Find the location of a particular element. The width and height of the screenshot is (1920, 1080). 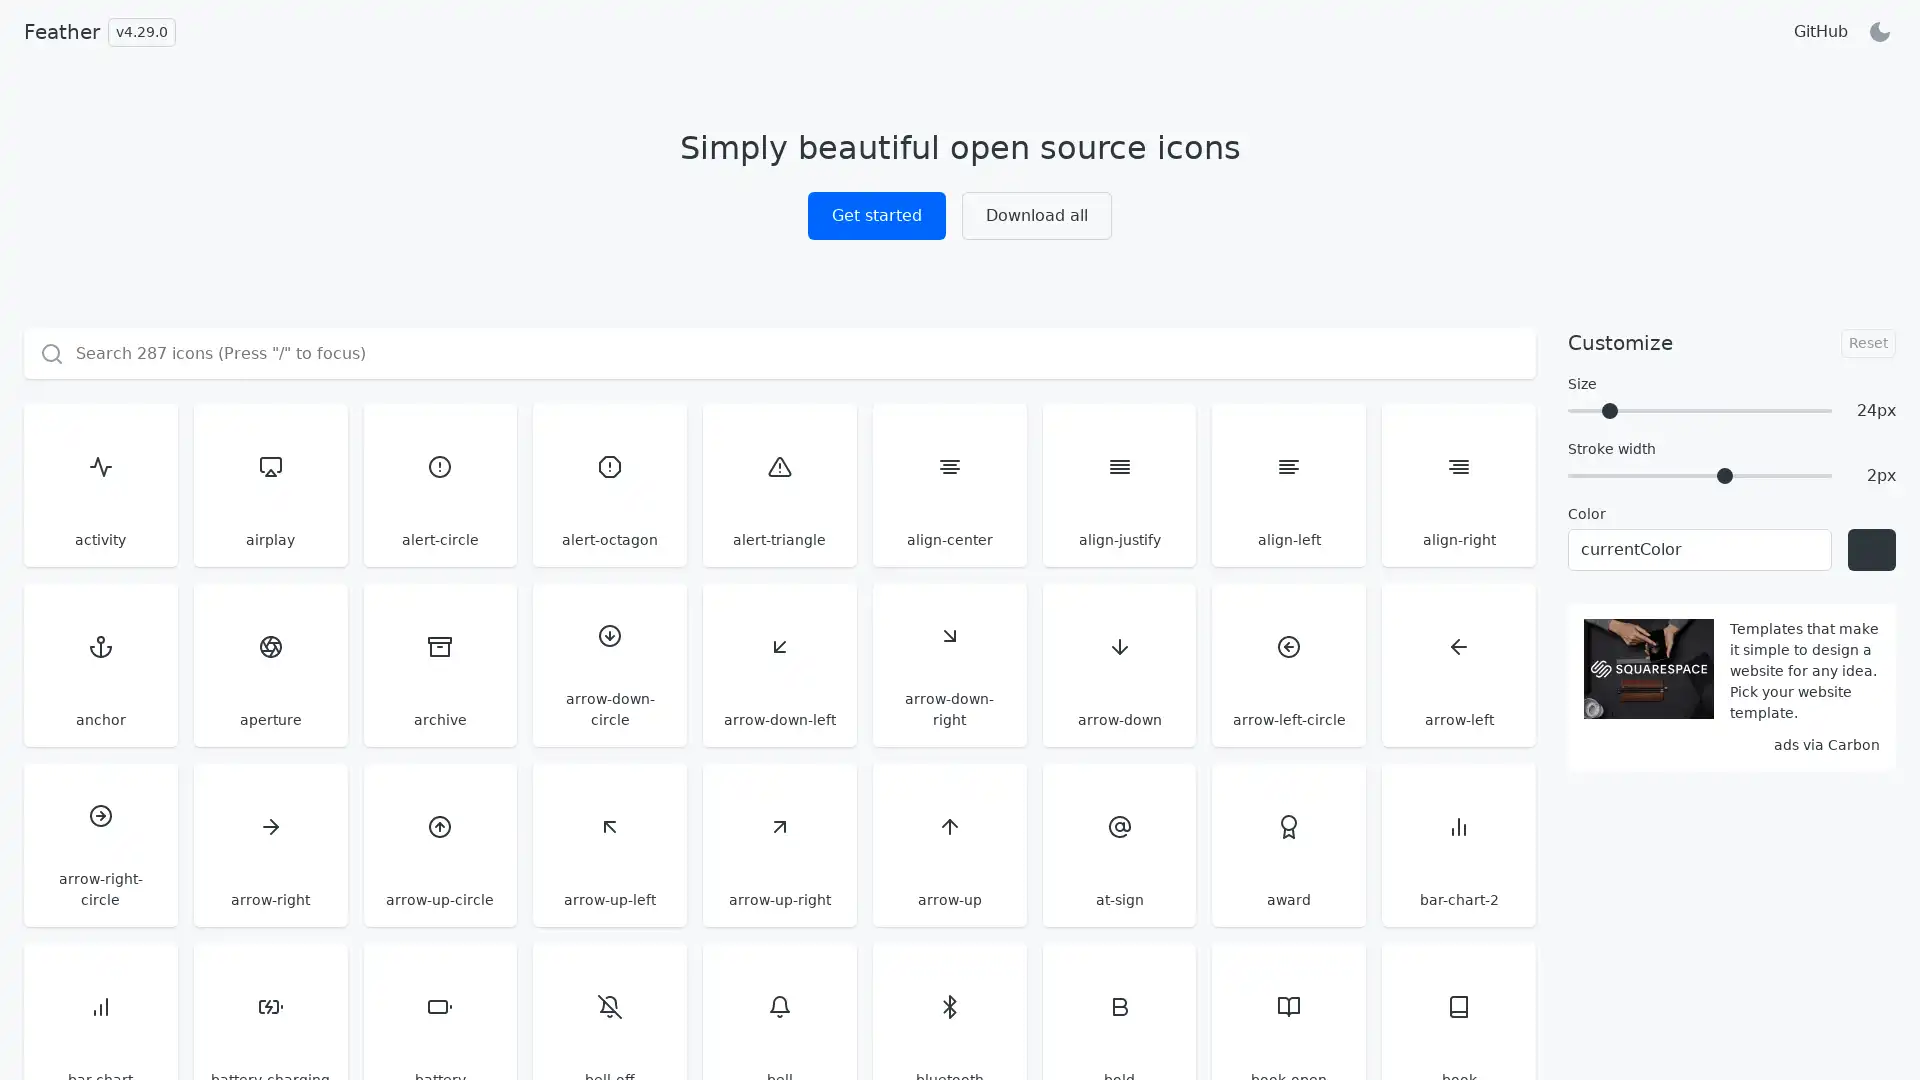

arrow-up-left is located at coordinates (608, 844).